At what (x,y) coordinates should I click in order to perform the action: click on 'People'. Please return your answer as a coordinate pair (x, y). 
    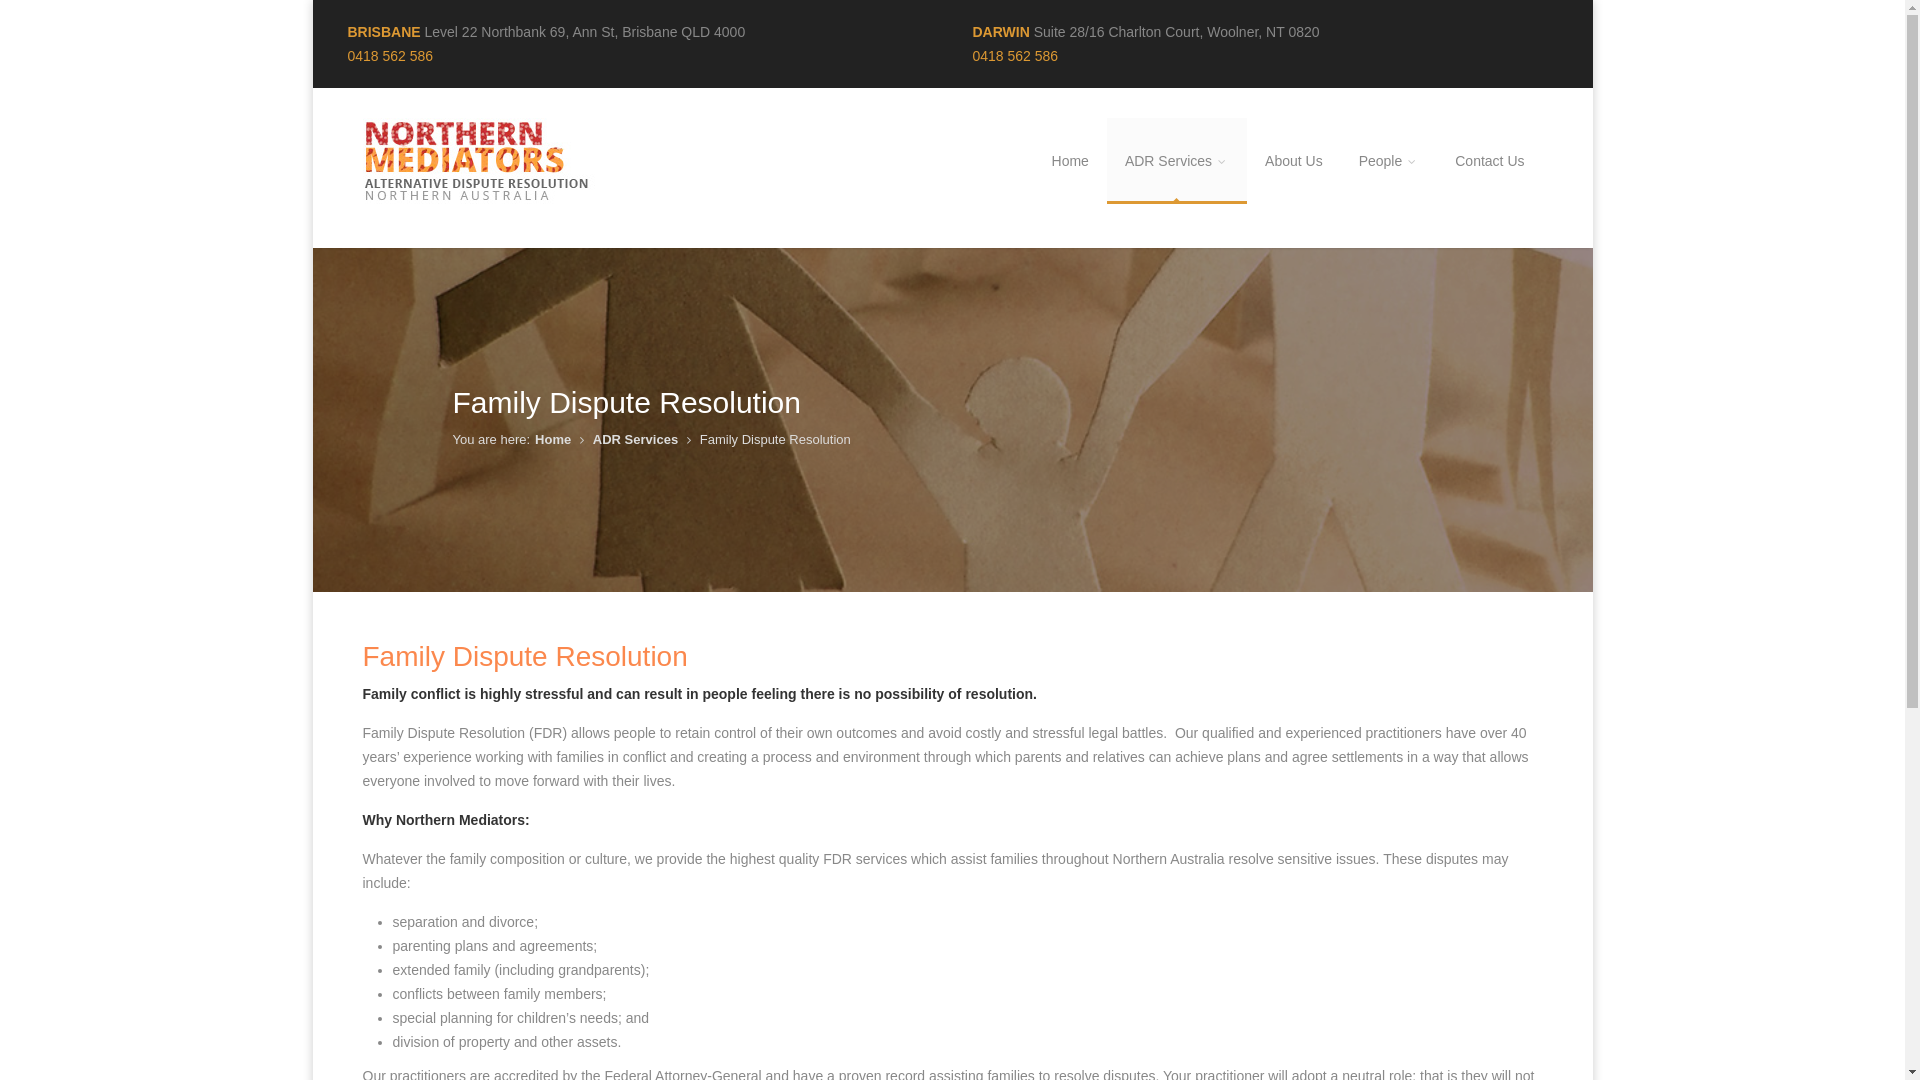
    Looking at the image, I should click on (1388, 160).